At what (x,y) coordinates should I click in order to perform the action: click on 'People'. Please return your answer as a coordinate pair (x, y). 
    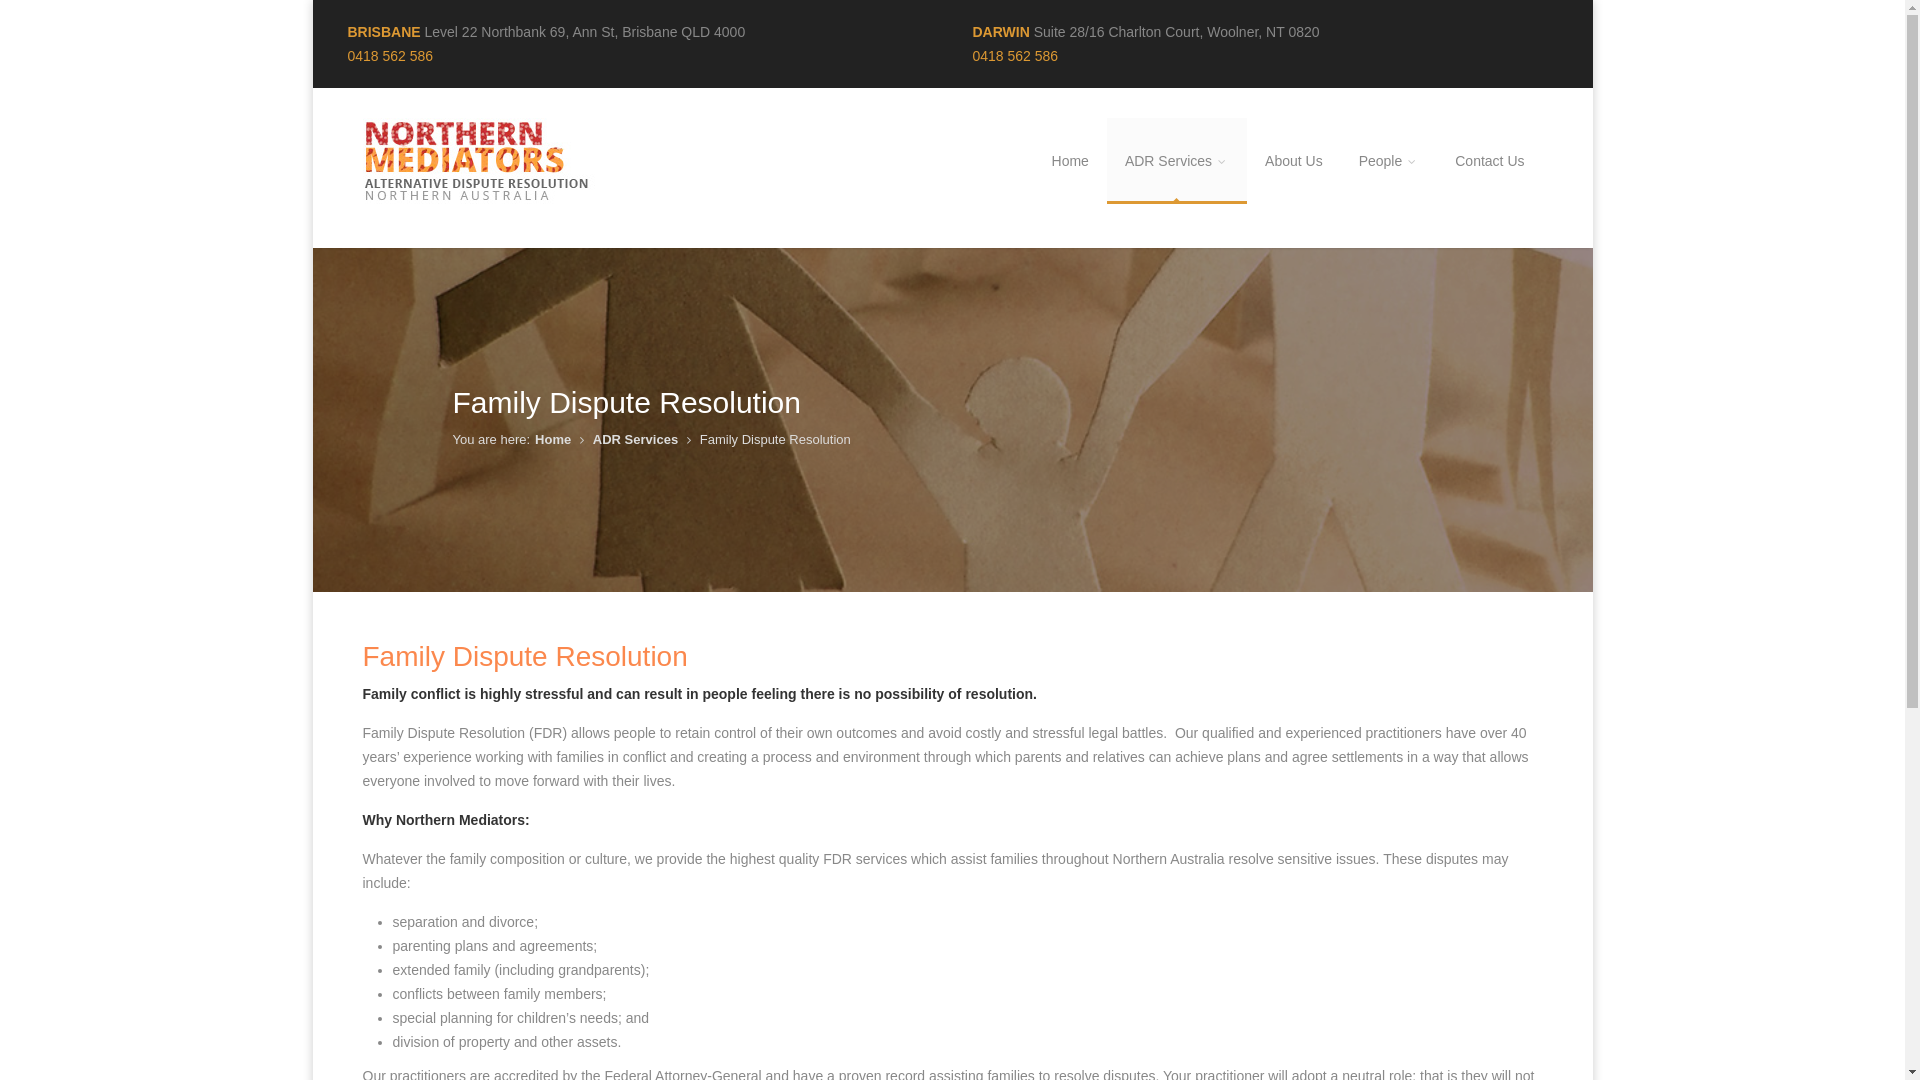
    Looking at the image, I should click on (1388, 160).